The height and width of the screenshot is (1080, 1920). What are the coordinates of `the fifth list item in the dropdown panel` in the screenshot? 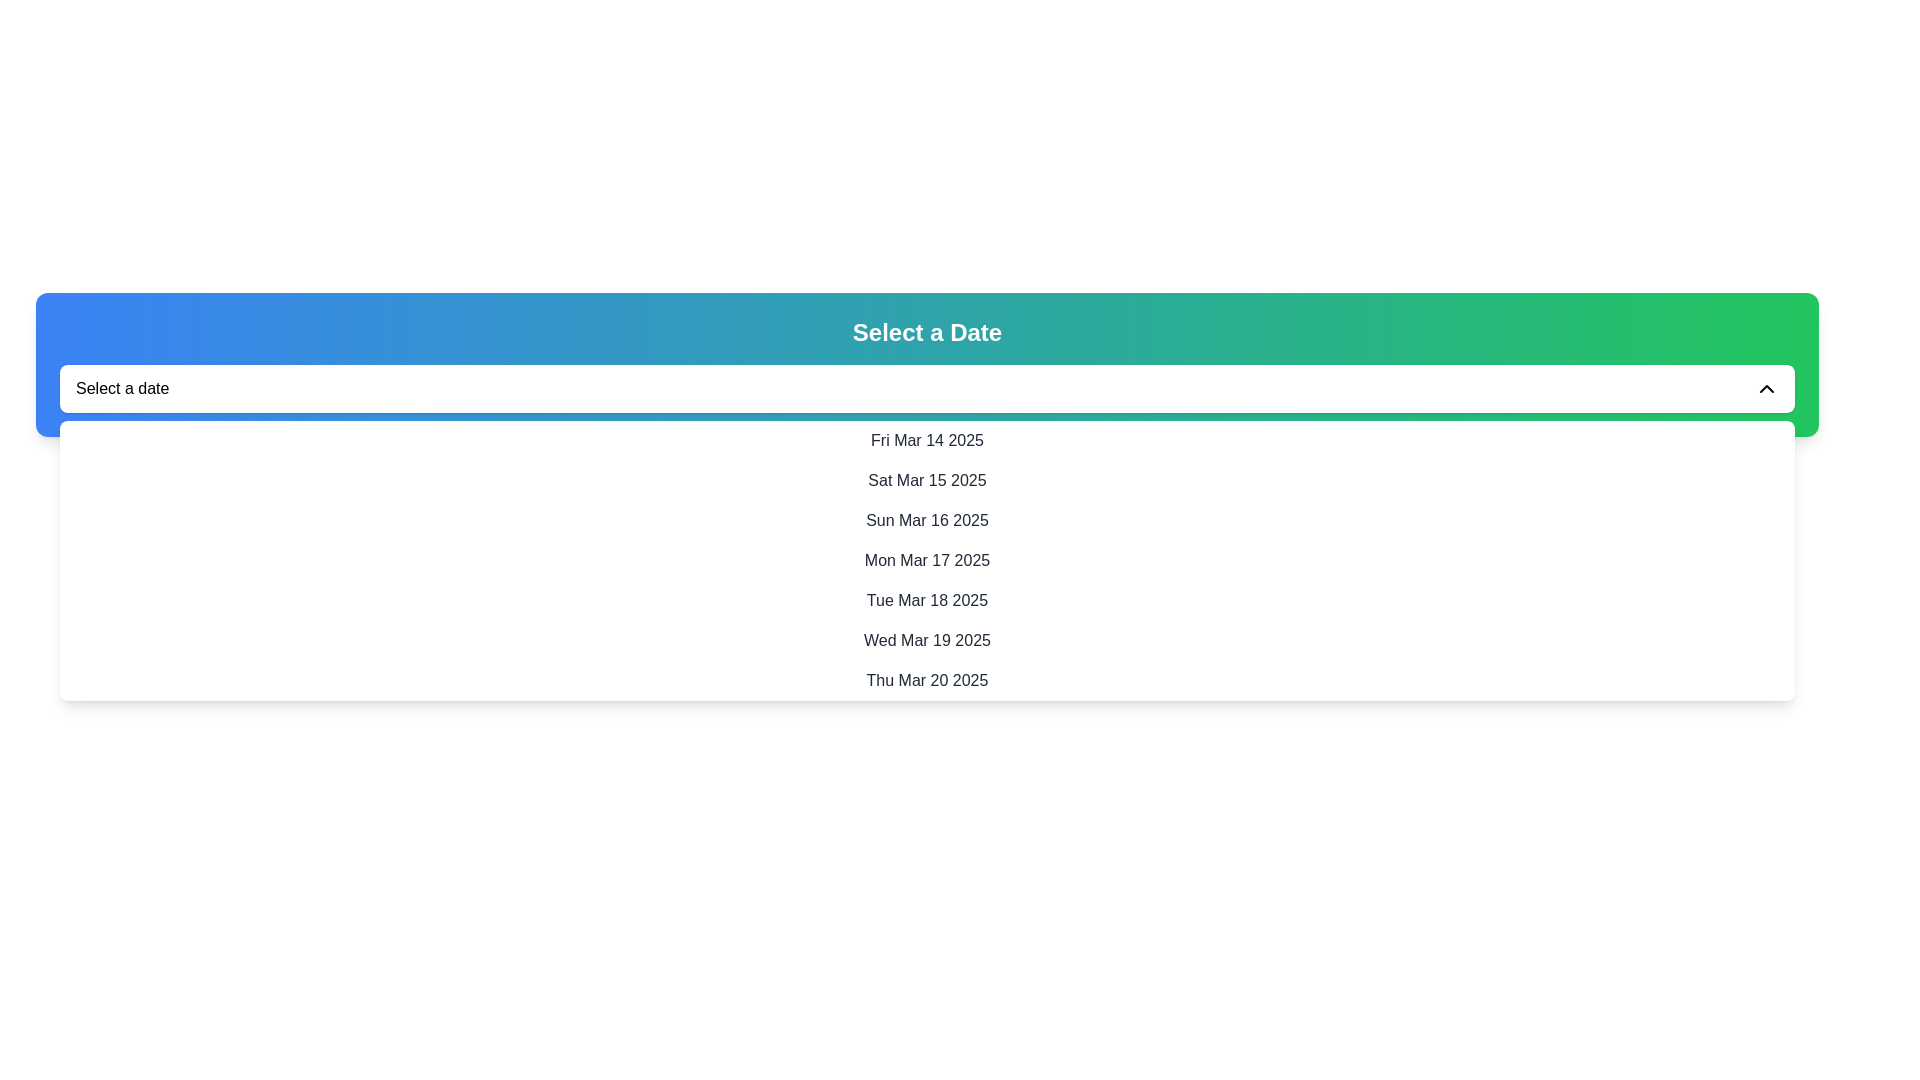 It's located at (926, 600).